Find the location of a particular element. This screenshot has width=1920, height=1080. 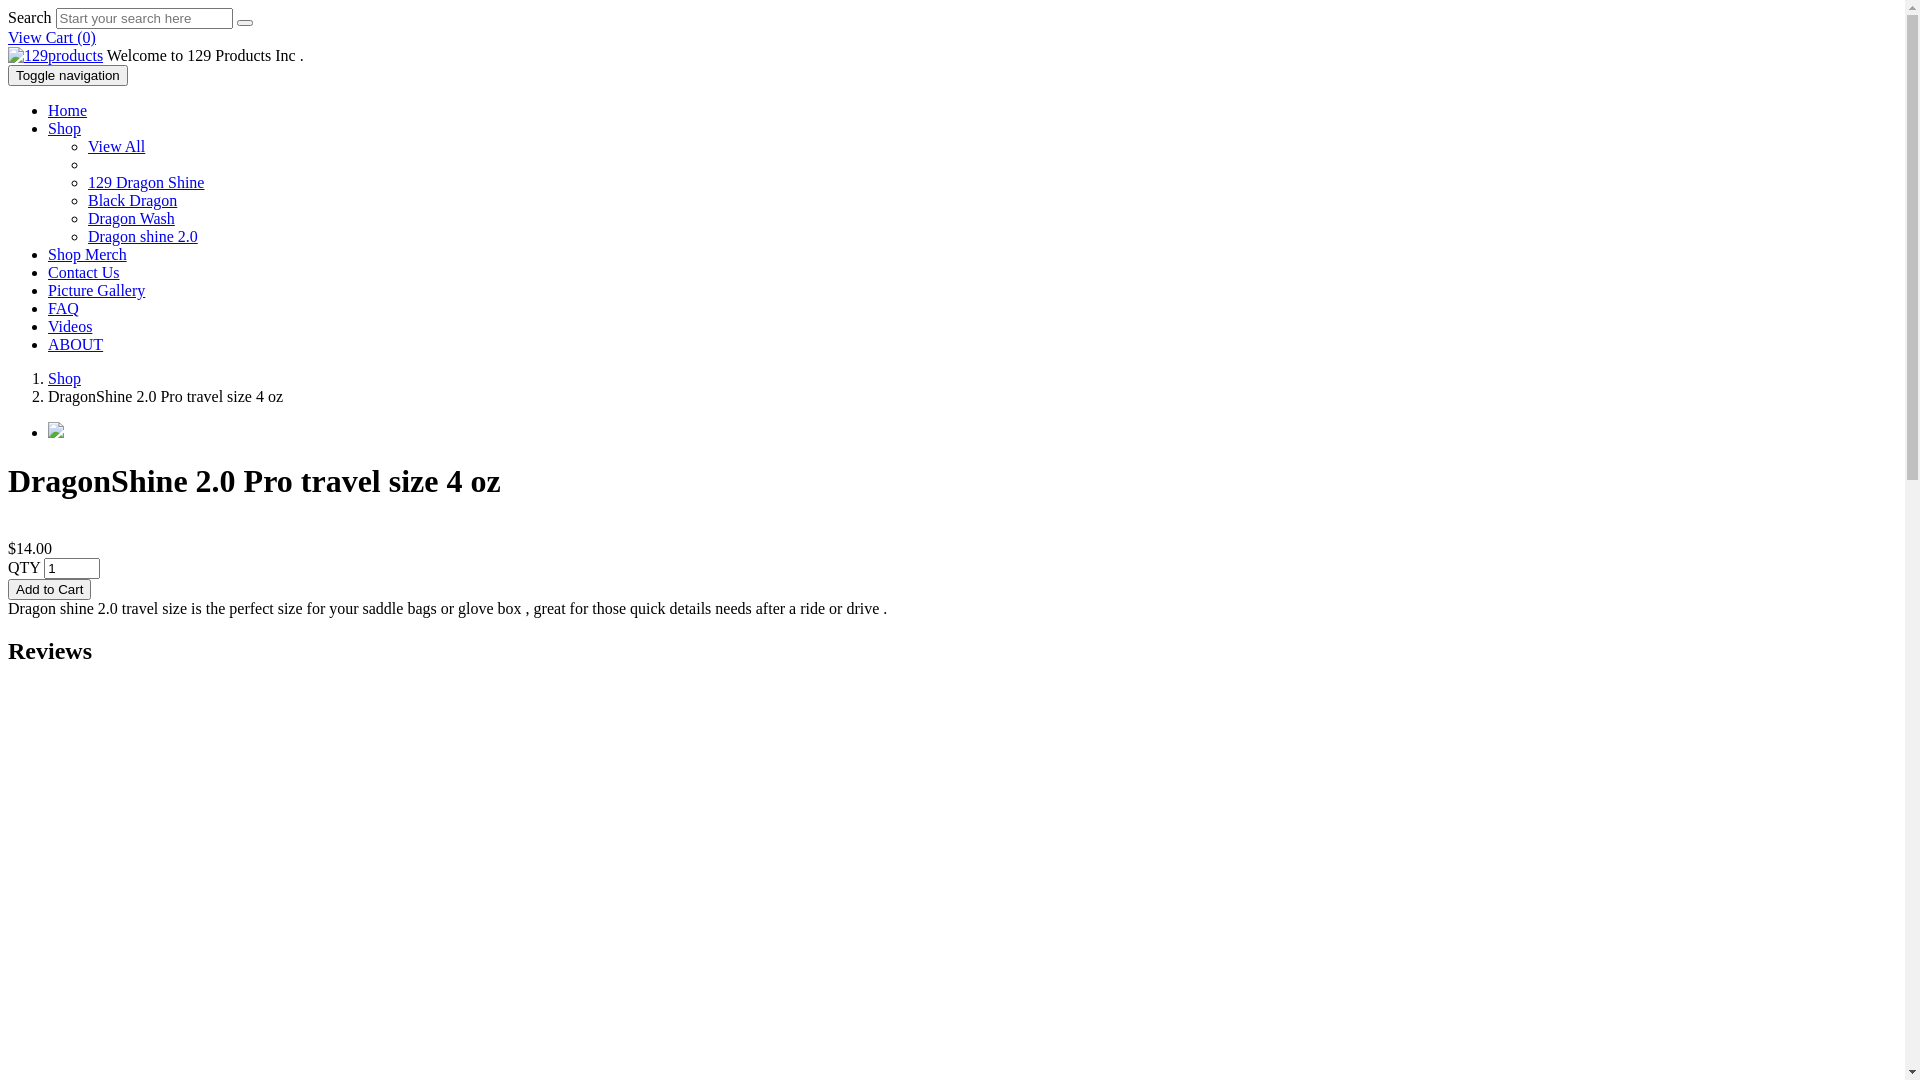

'View All' is located at coordinates (115, 145).